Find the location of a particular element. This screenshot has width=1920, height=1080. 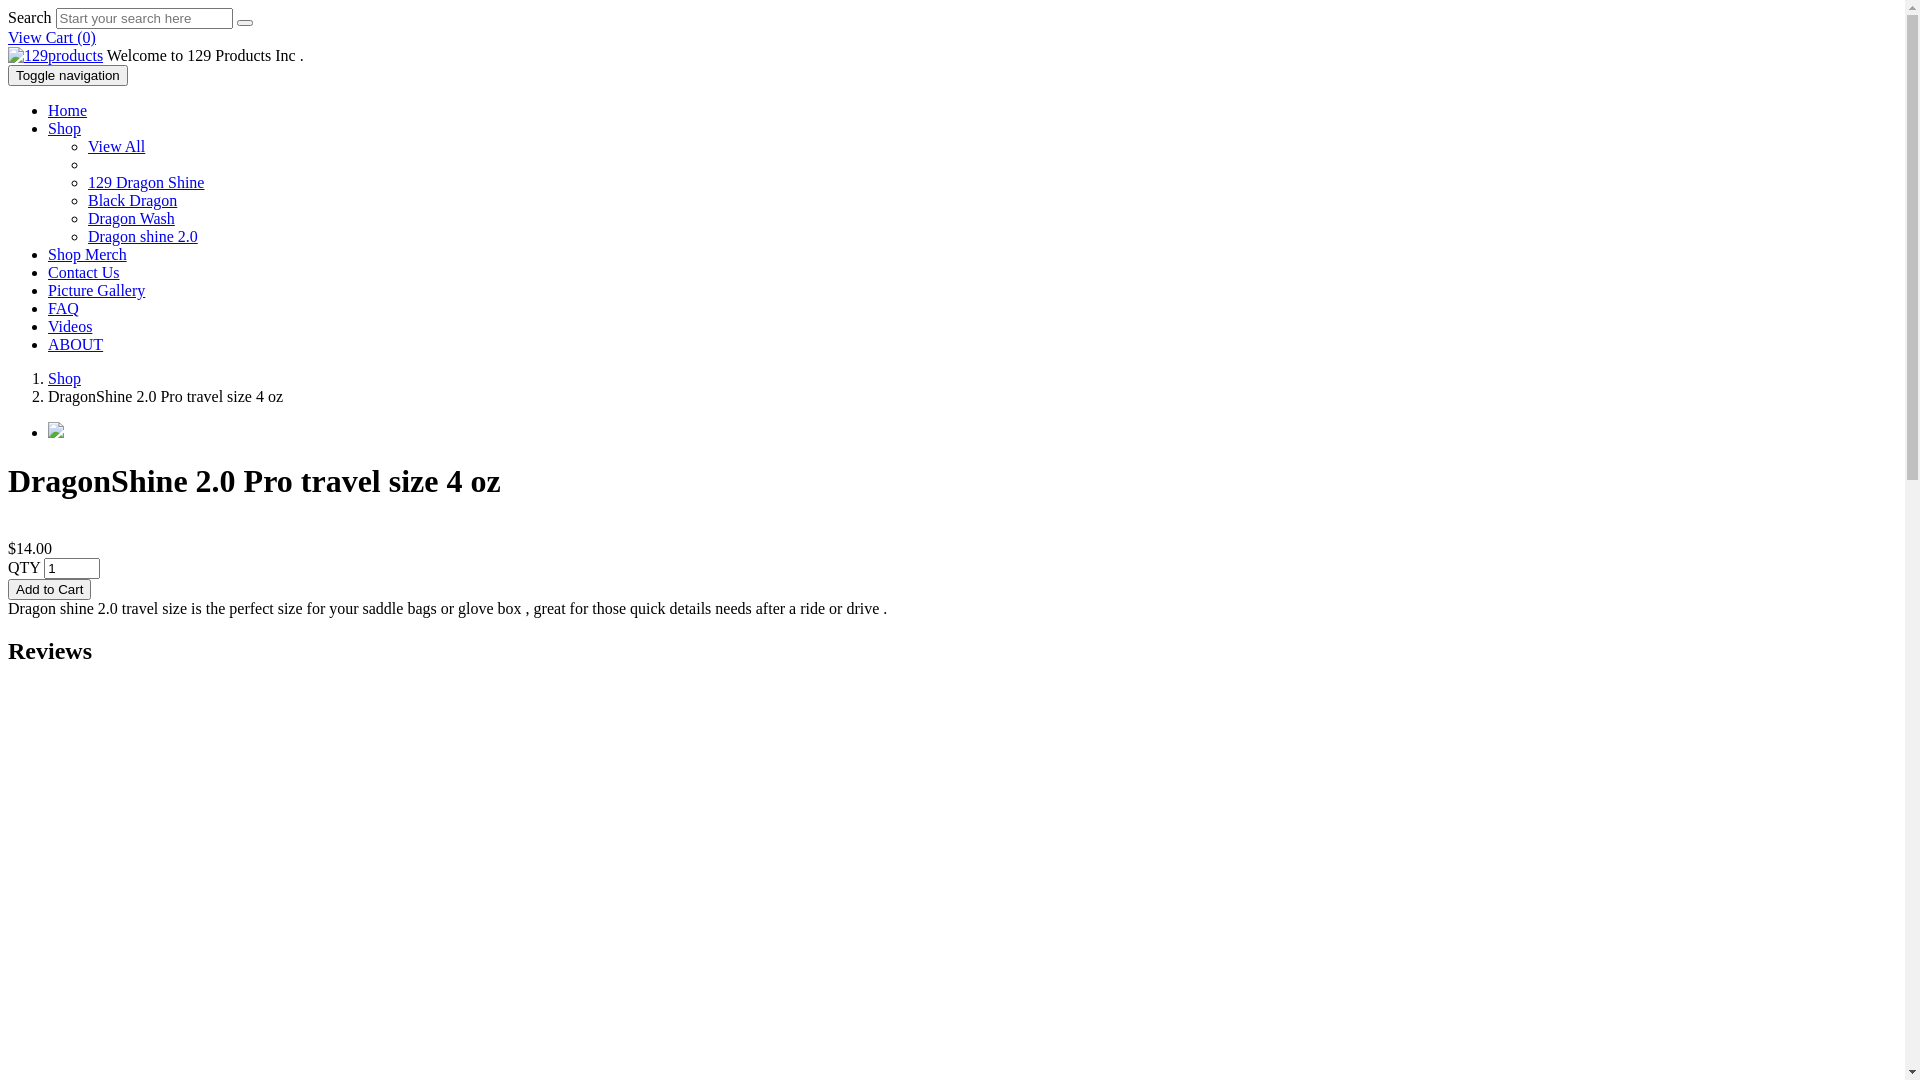

'View All' is located at coordinates (115, 145).